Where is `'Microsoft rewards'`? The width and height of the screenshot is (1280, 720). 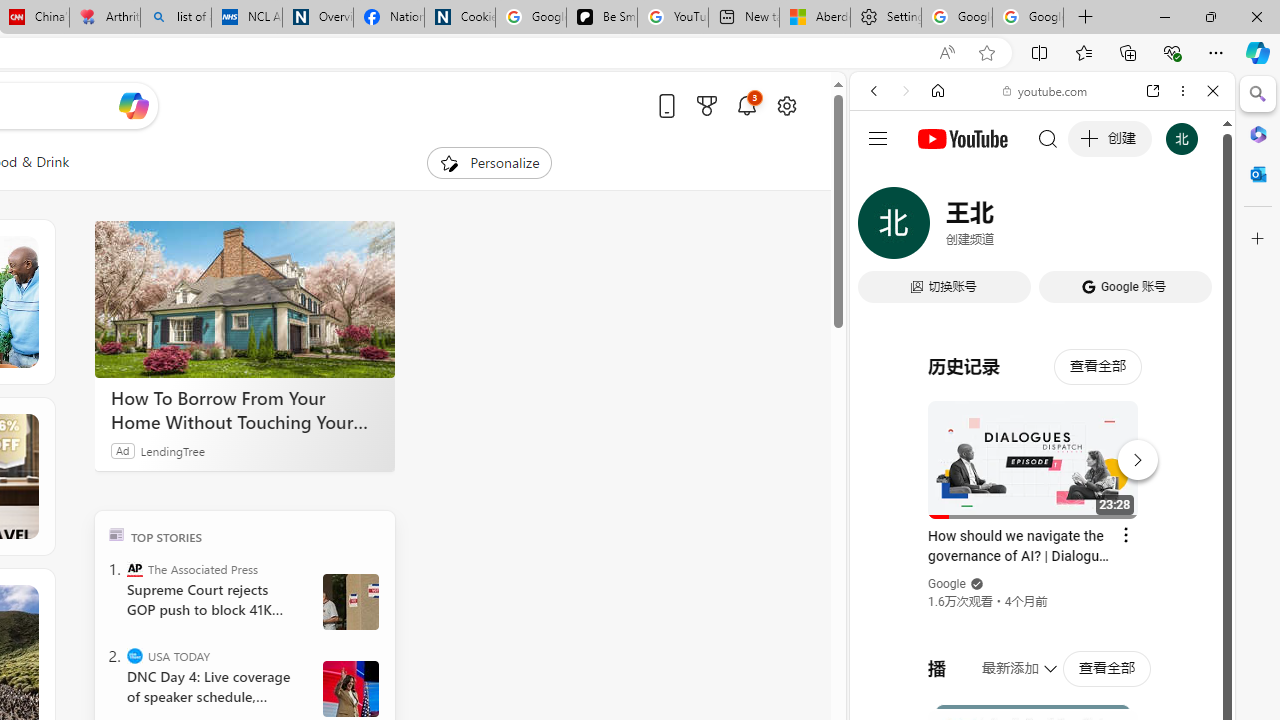 'Microsoft rewards' is located at coordinates (707, 105).